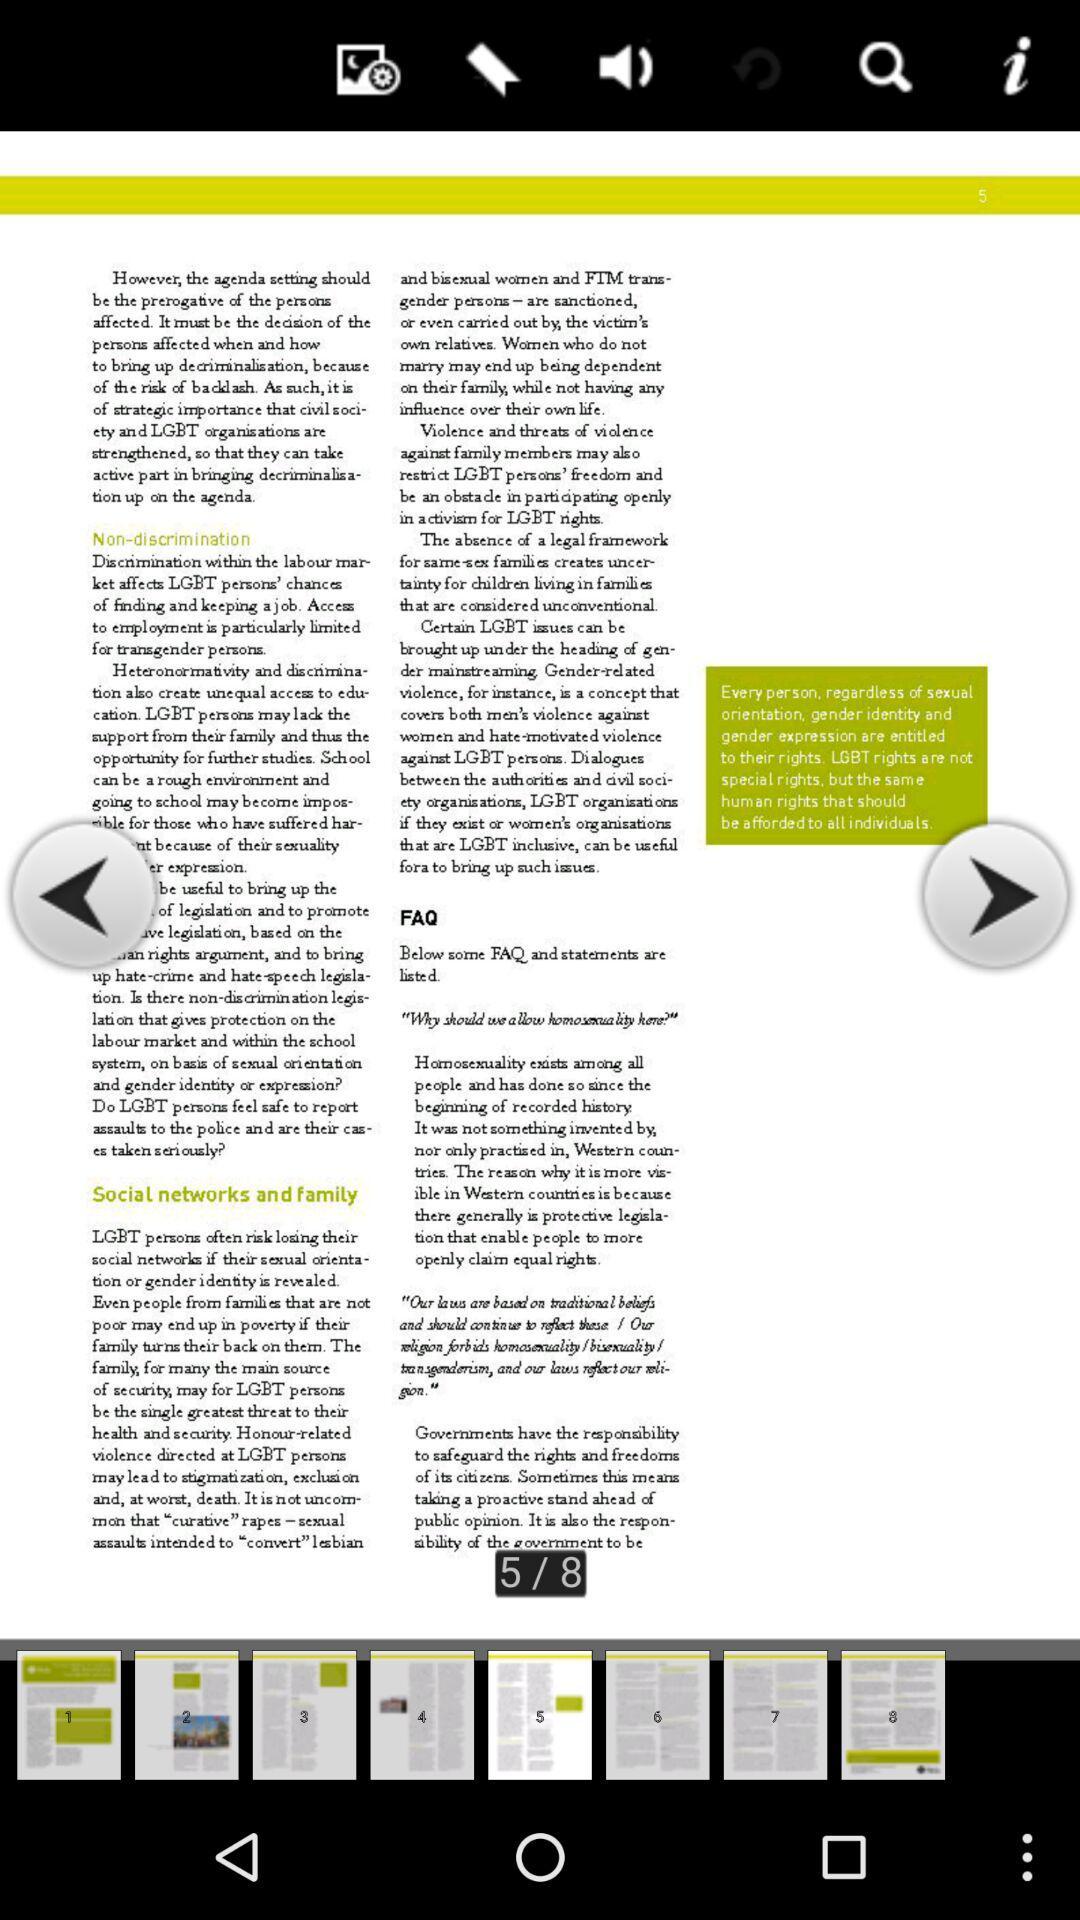 This screenshot has width=1080, height=1920. I want to click on the arrow_backward icon, so click(83, 958).